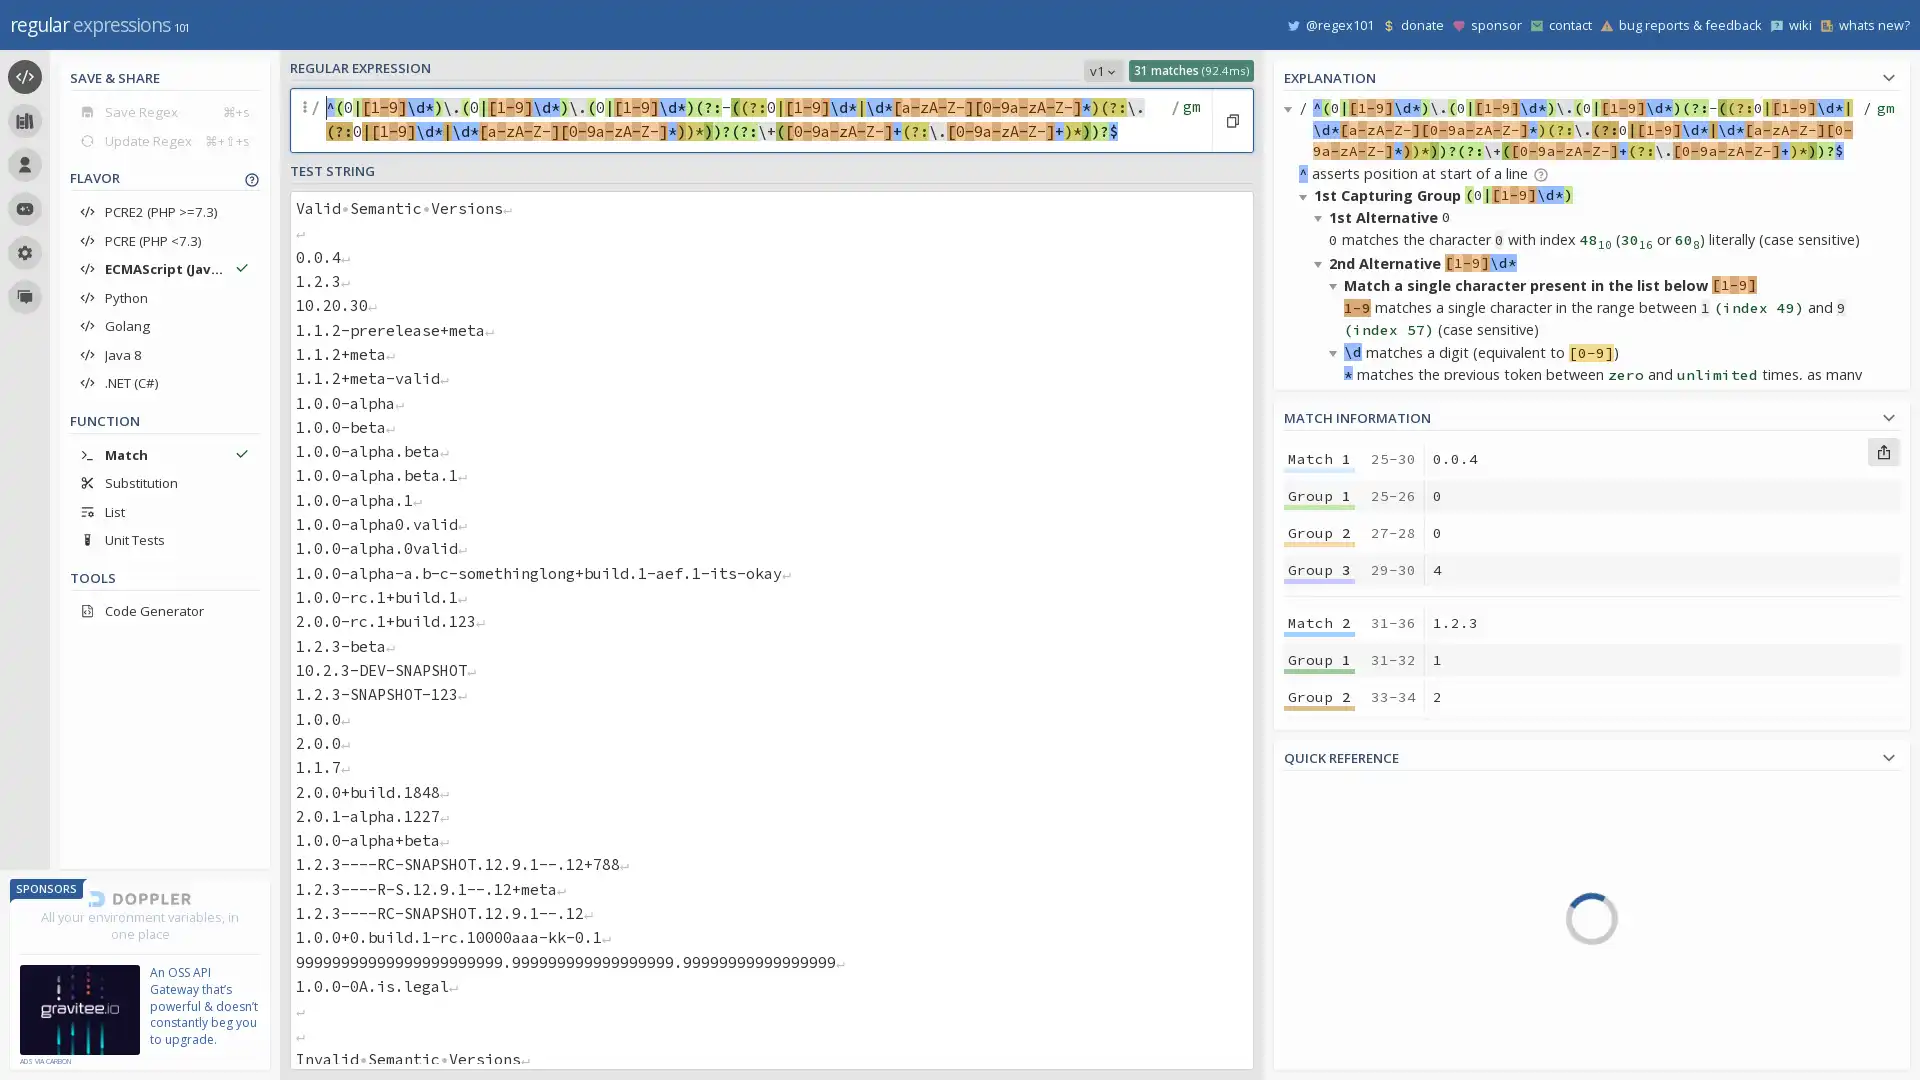 The height and width of the screenshot is (1080, 1920). Describe the element at coordinates (1591, 74) in the screenshot. I see `EXPLANATION` at that location.